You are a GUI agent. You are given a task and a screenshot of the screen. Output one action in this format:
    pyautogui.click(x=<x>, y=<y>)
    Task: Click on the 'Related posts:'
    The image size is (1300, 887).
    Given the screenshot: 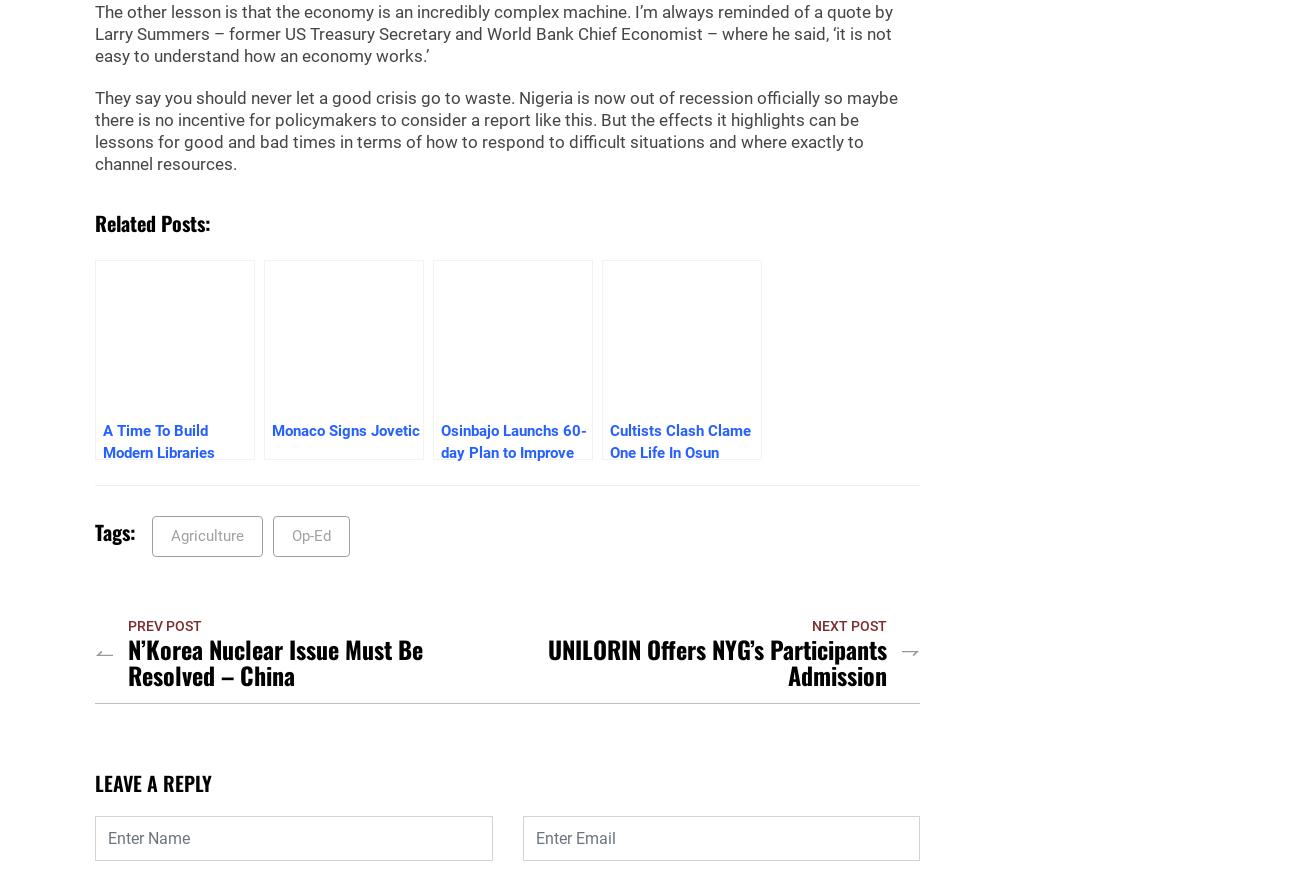 What is the action you would take?
    pyautogui.click(x=152, y=222)
    